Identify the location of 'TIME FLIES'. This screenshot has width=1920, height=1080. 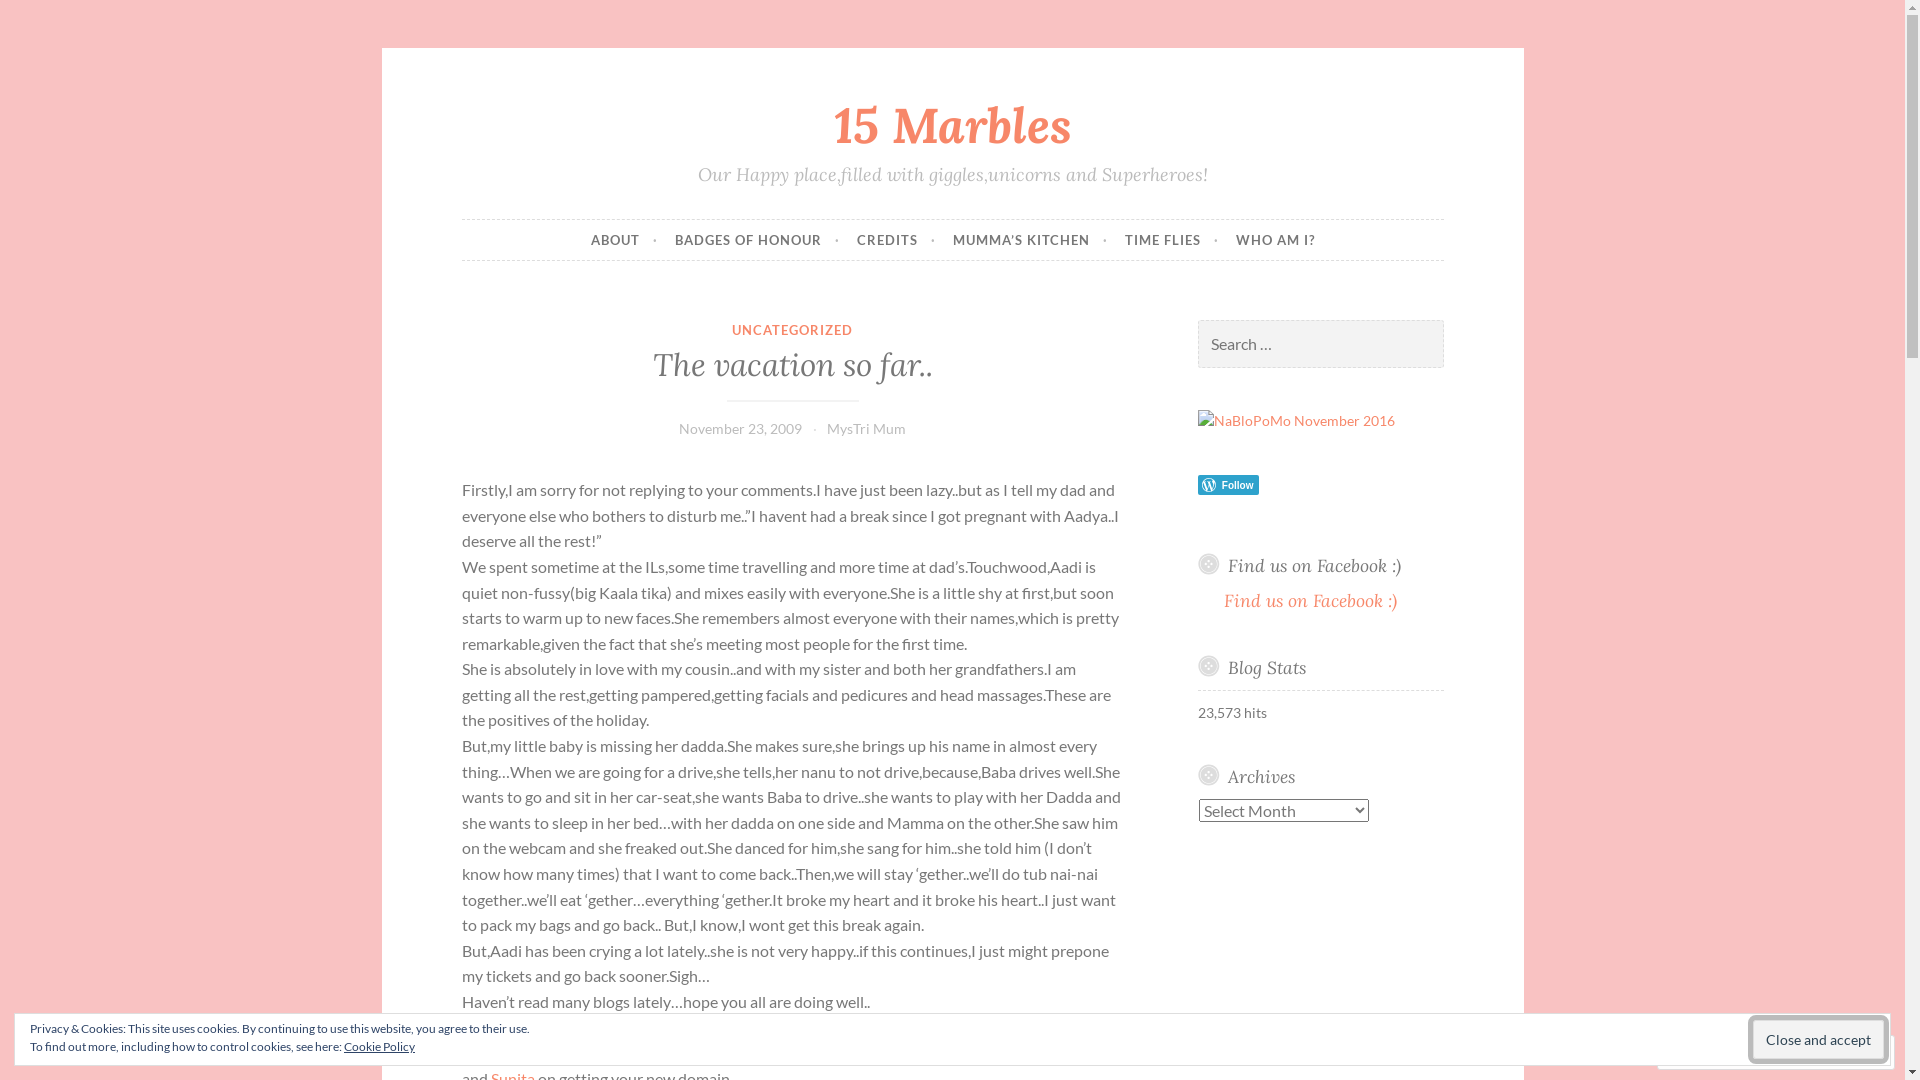
(1123, 238).